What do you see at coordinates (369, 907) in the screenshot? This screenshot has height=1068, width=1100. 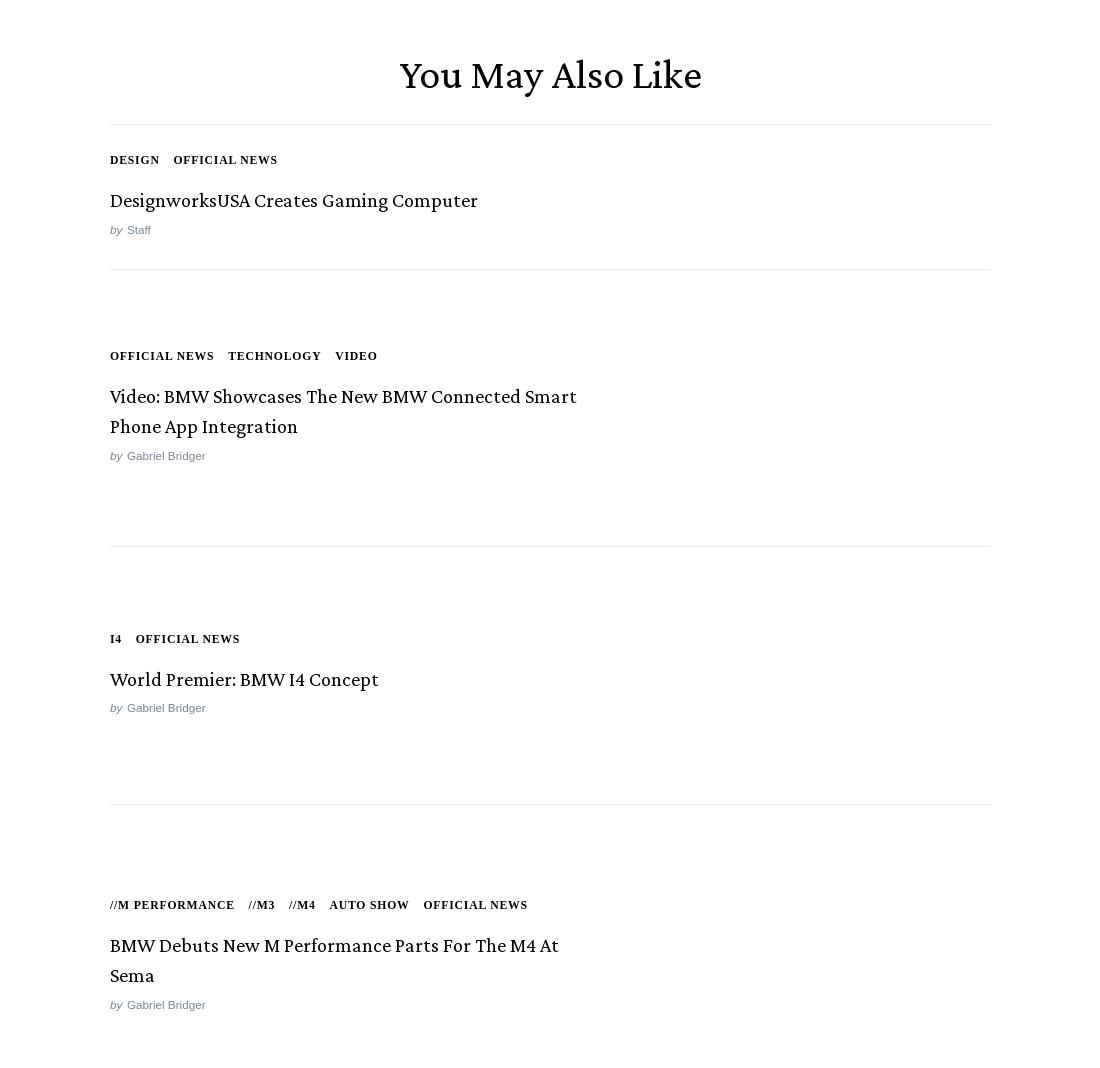 I see `'Auto Show'` at bounding box center [369, 907].